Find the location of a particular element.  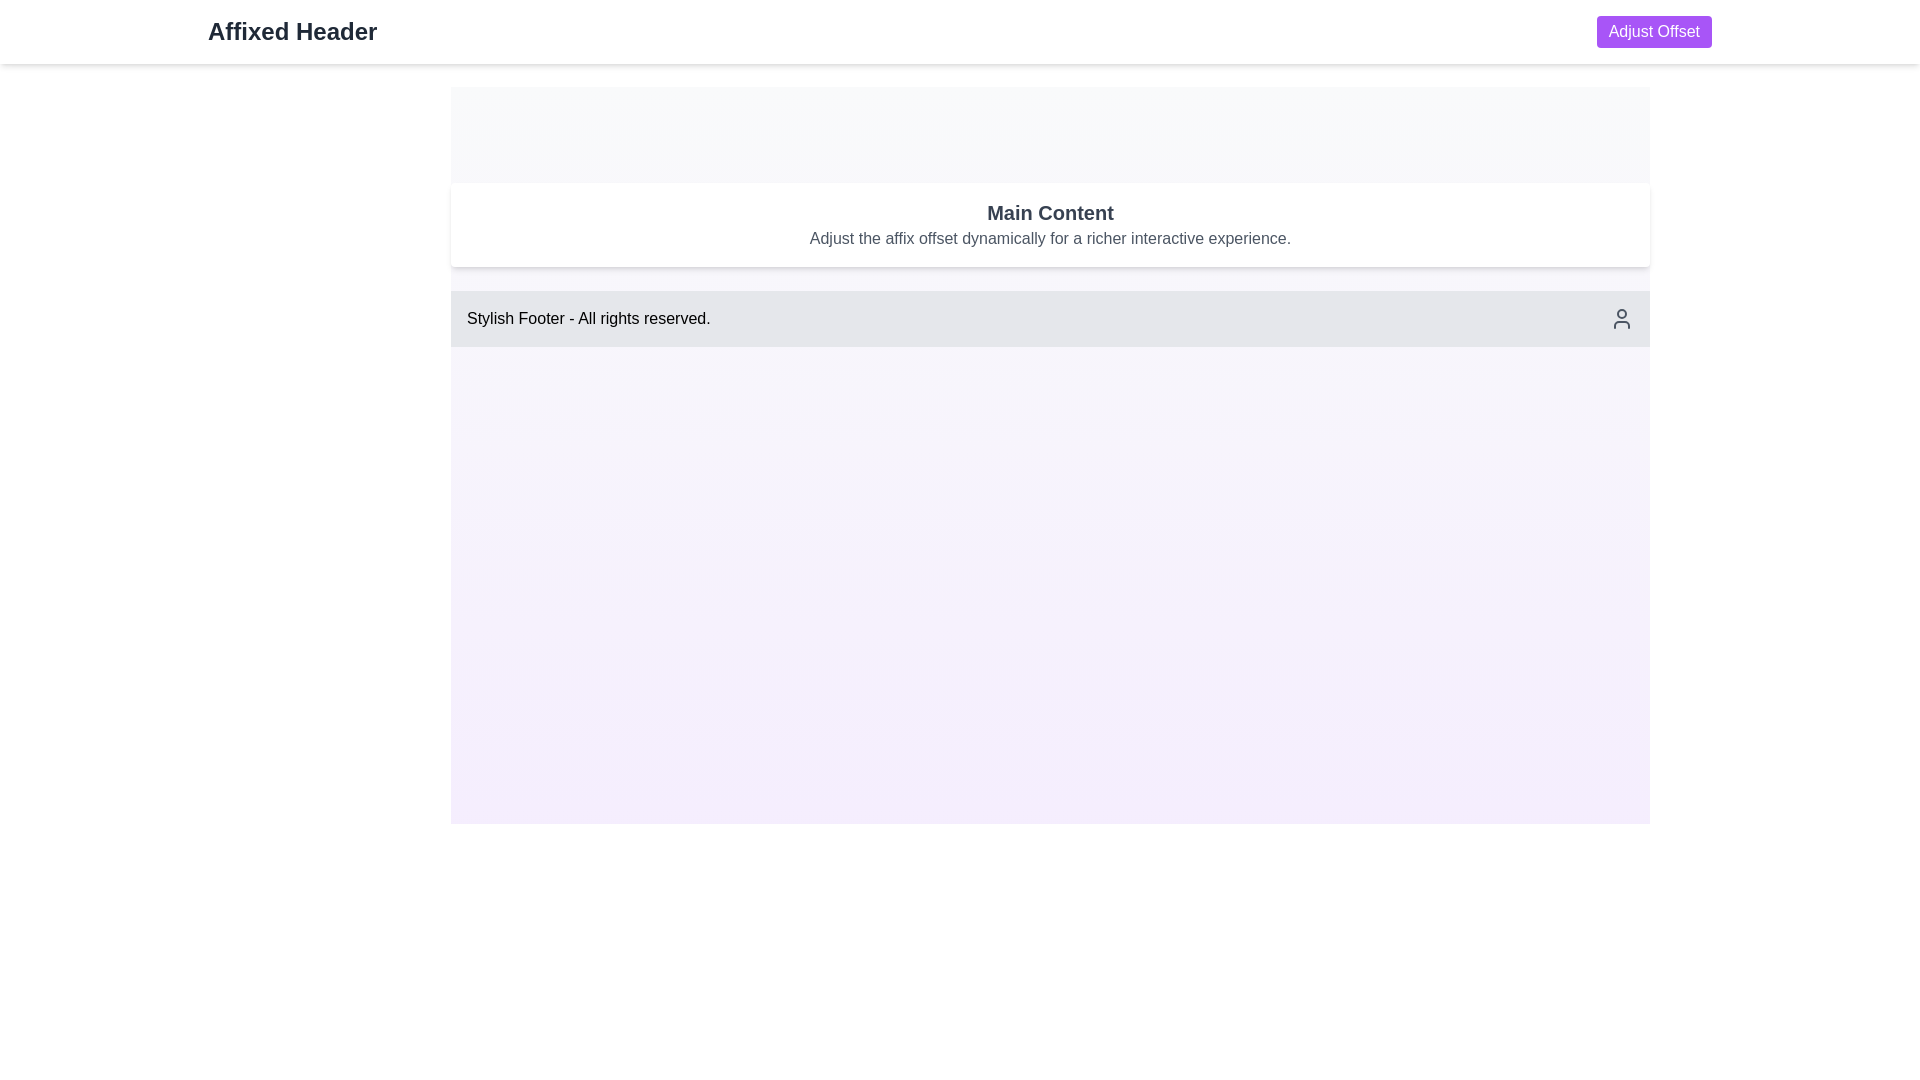

the button located at the top-right corner of the interface, which adjusts or modifies an offset parameter, to change its appearance is located at coordinates (1654, 31).